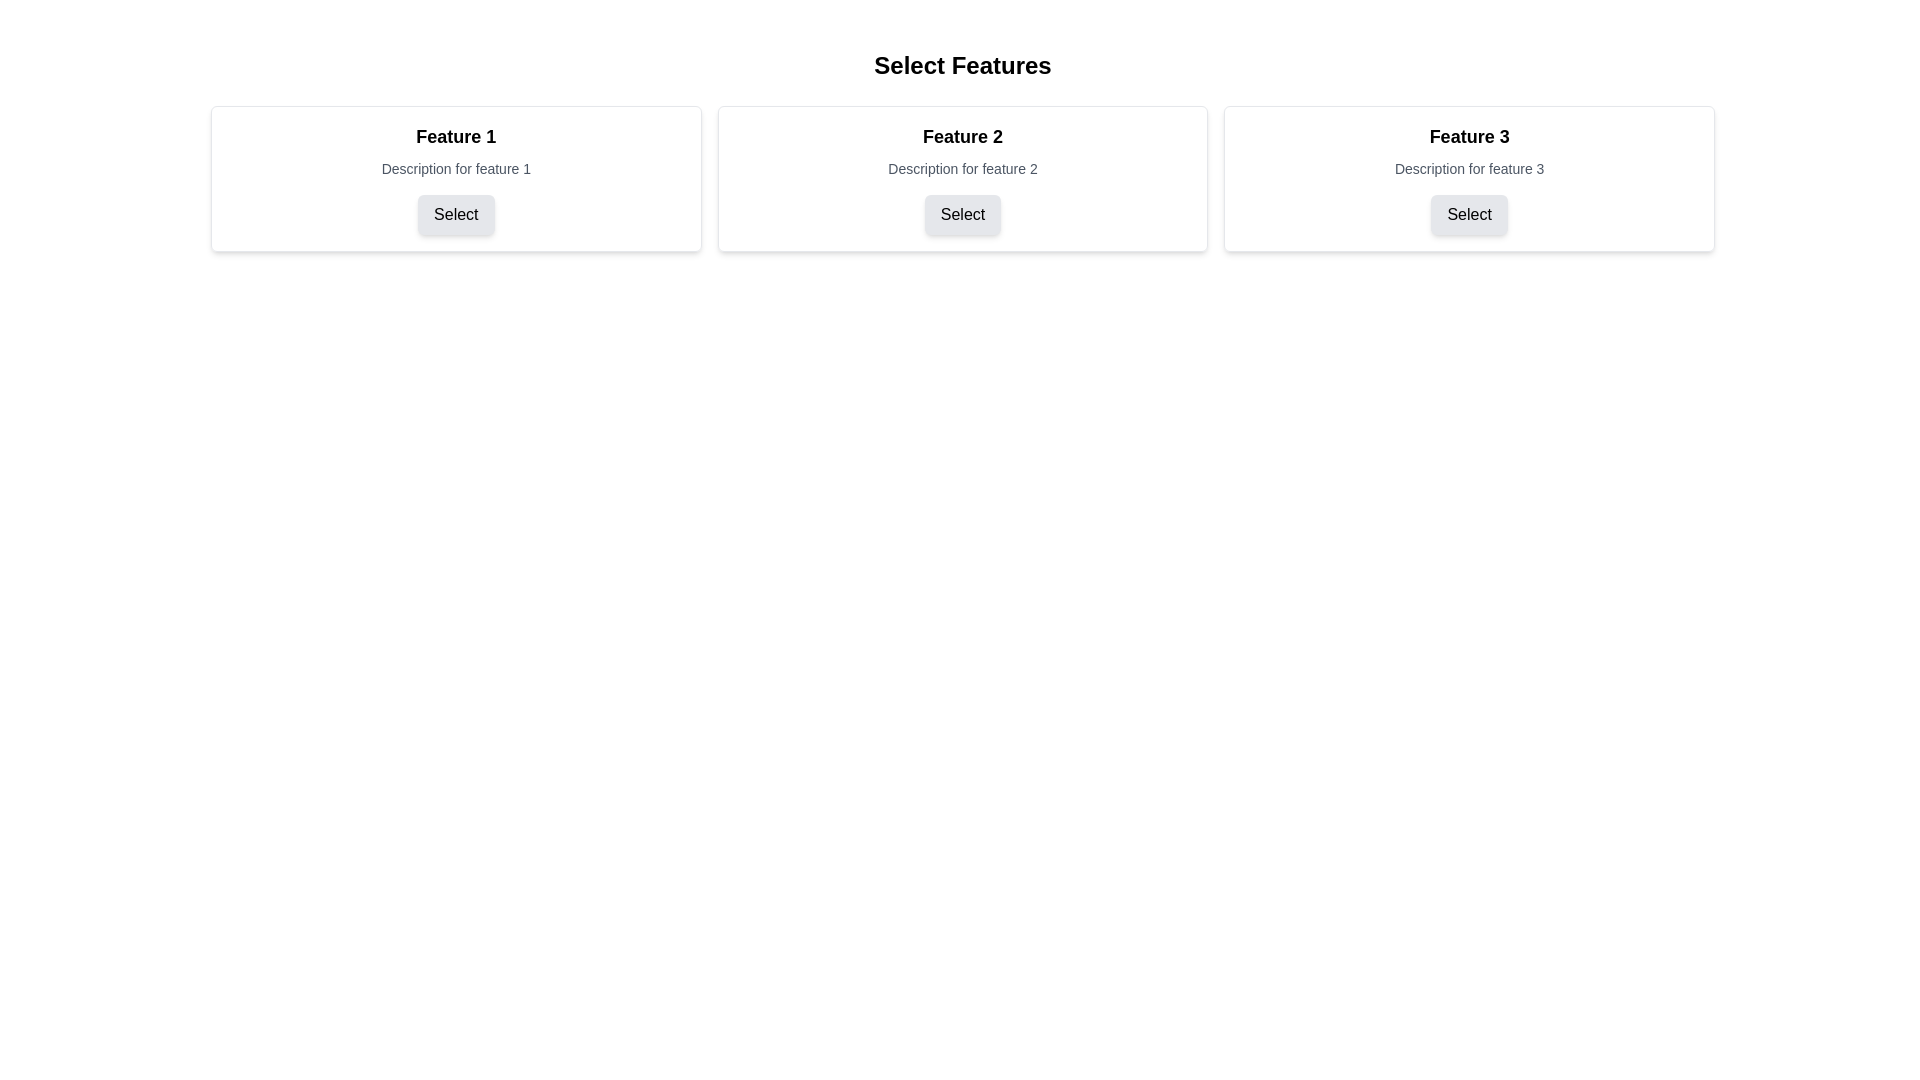  Describe the element at coordinates (1469, 136) in the screenshot. I see `the text label displaying 'Feature 3', which is styled prominently in bold and larger font, located at the top of the rightmost box in a three-column layout` at that location.